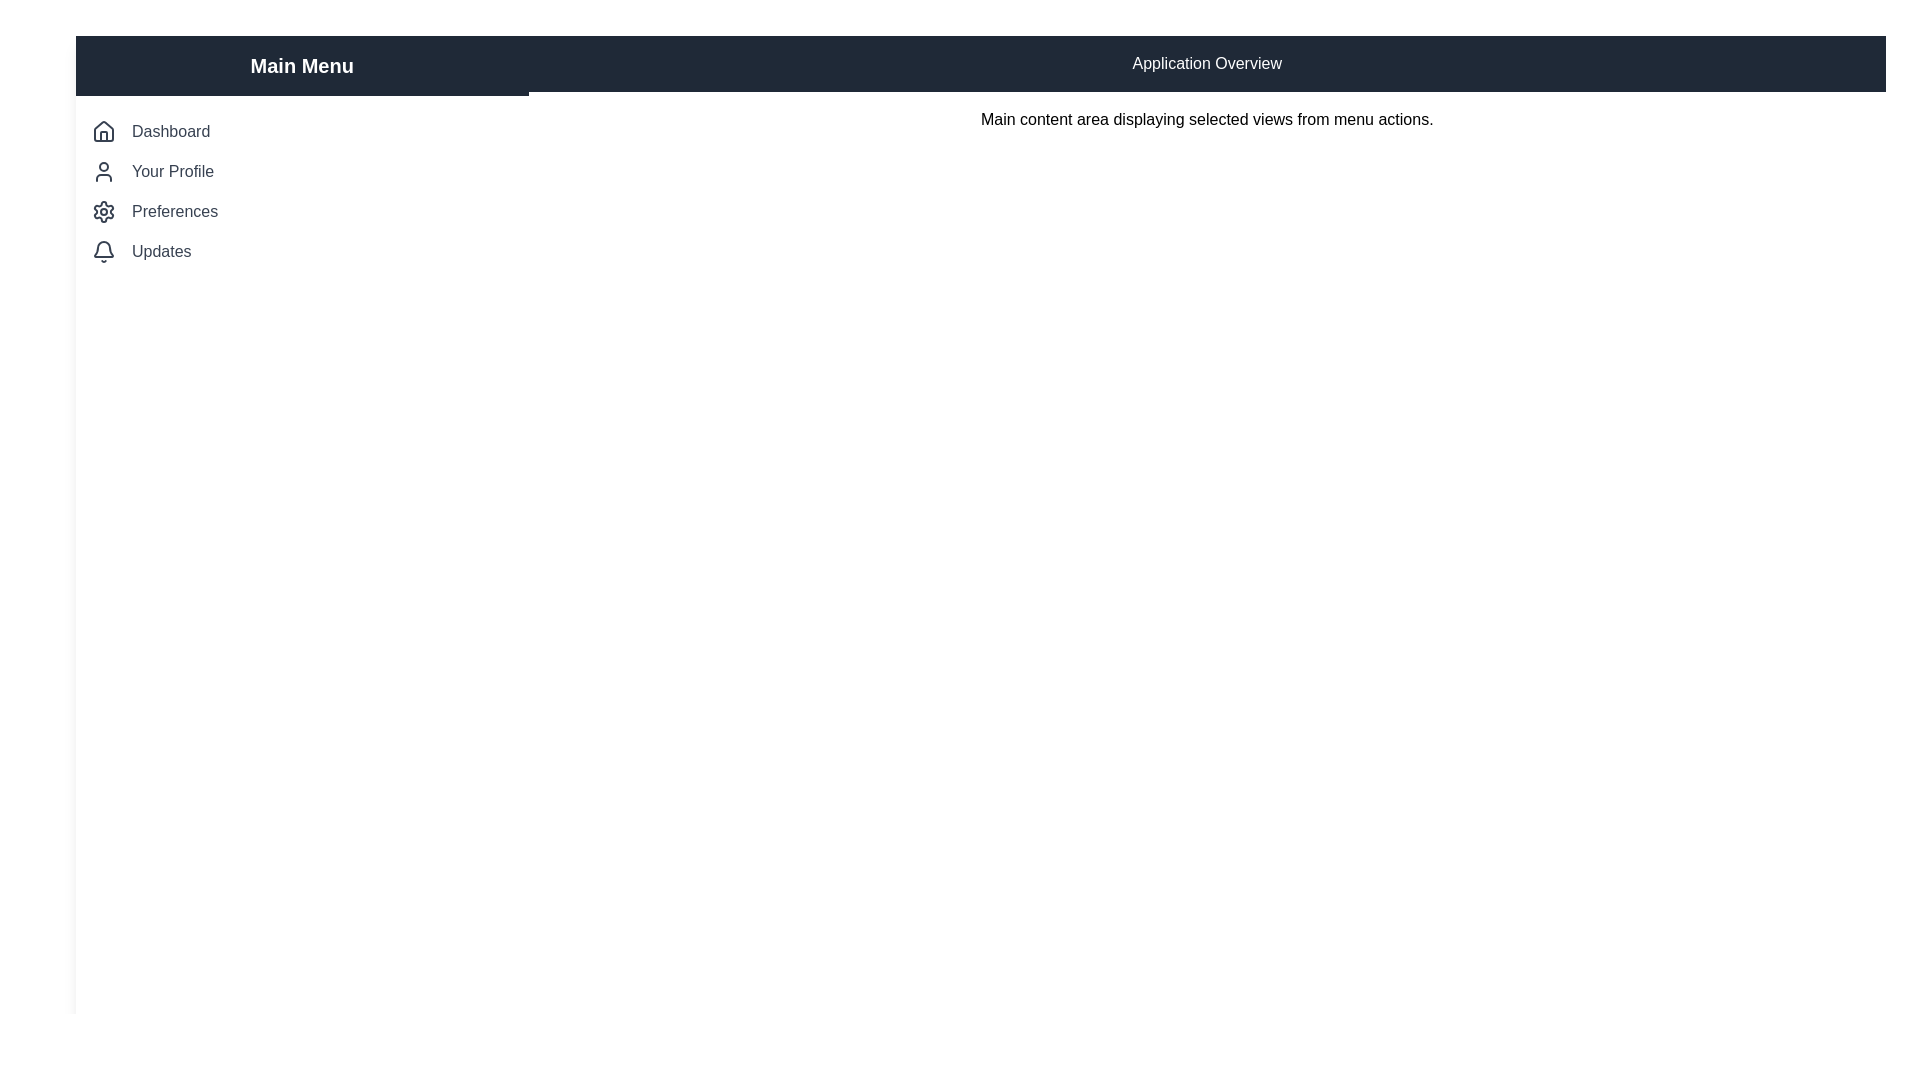 This screenshot has width=1920, height=1080. What do you see at coordinates (301, 212) in the screenshot?
I see `the third item in the 'Main Menu' titled 'Preferences'` at bounding box center [301, 212].